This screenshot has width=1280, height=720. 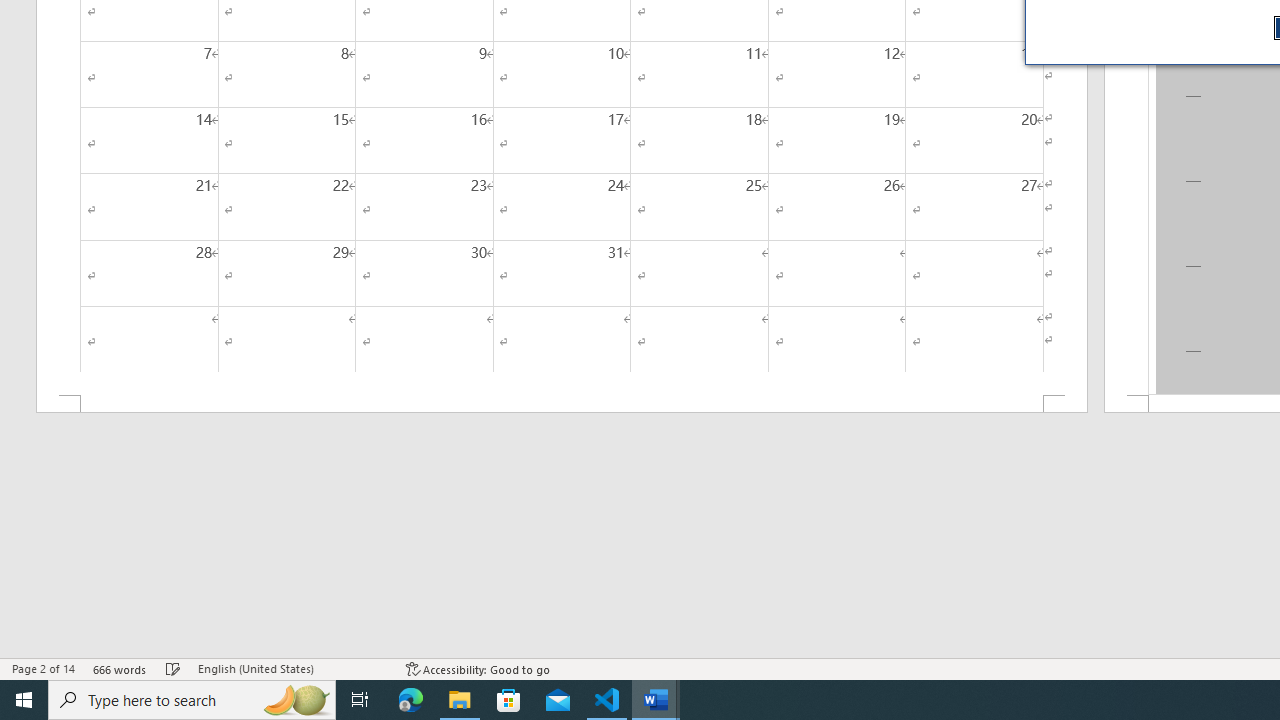 I want to click on 'Word Count 666 words', so click(x=119, y=669).